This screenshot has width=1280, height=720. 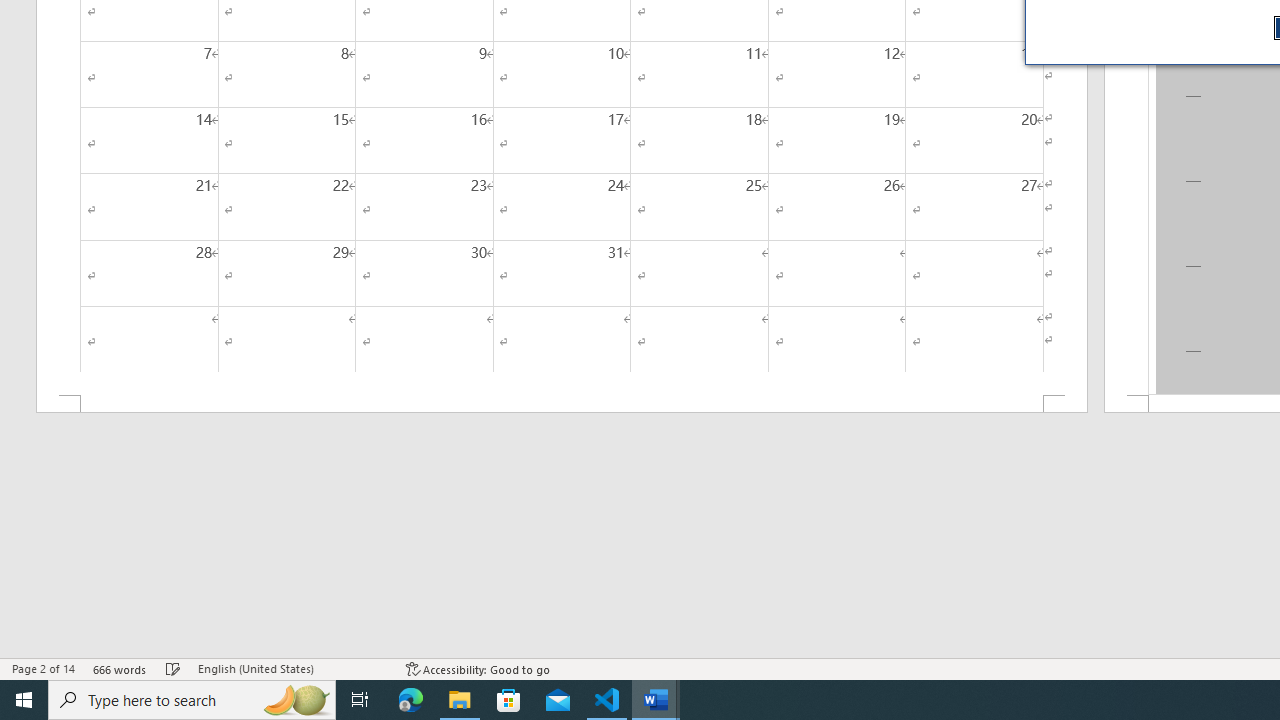 I want to click on 'Word Count 666 words', so click(x=119, y=669).